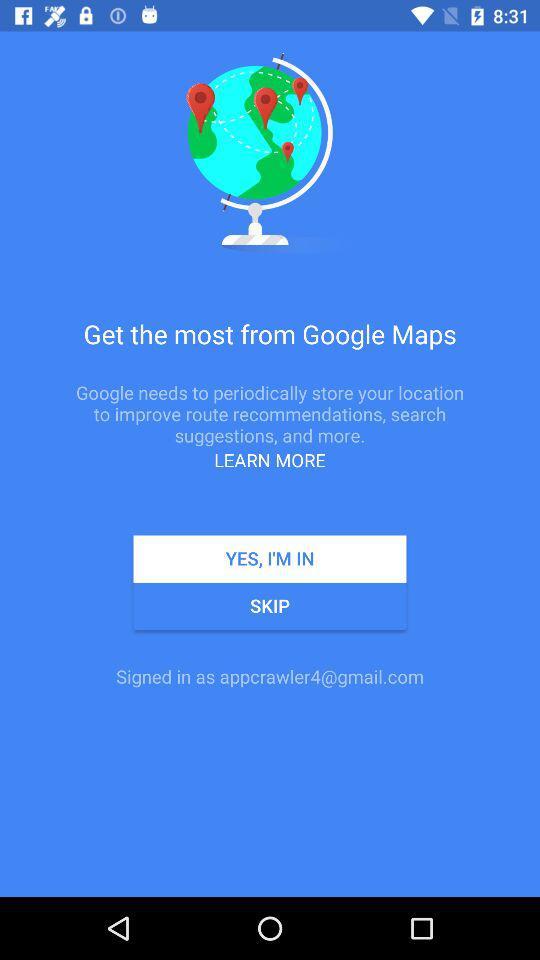 The width and height of the screenshot is (540, 960). I want to click on the app above the signed in as icon, so click(270, 605).